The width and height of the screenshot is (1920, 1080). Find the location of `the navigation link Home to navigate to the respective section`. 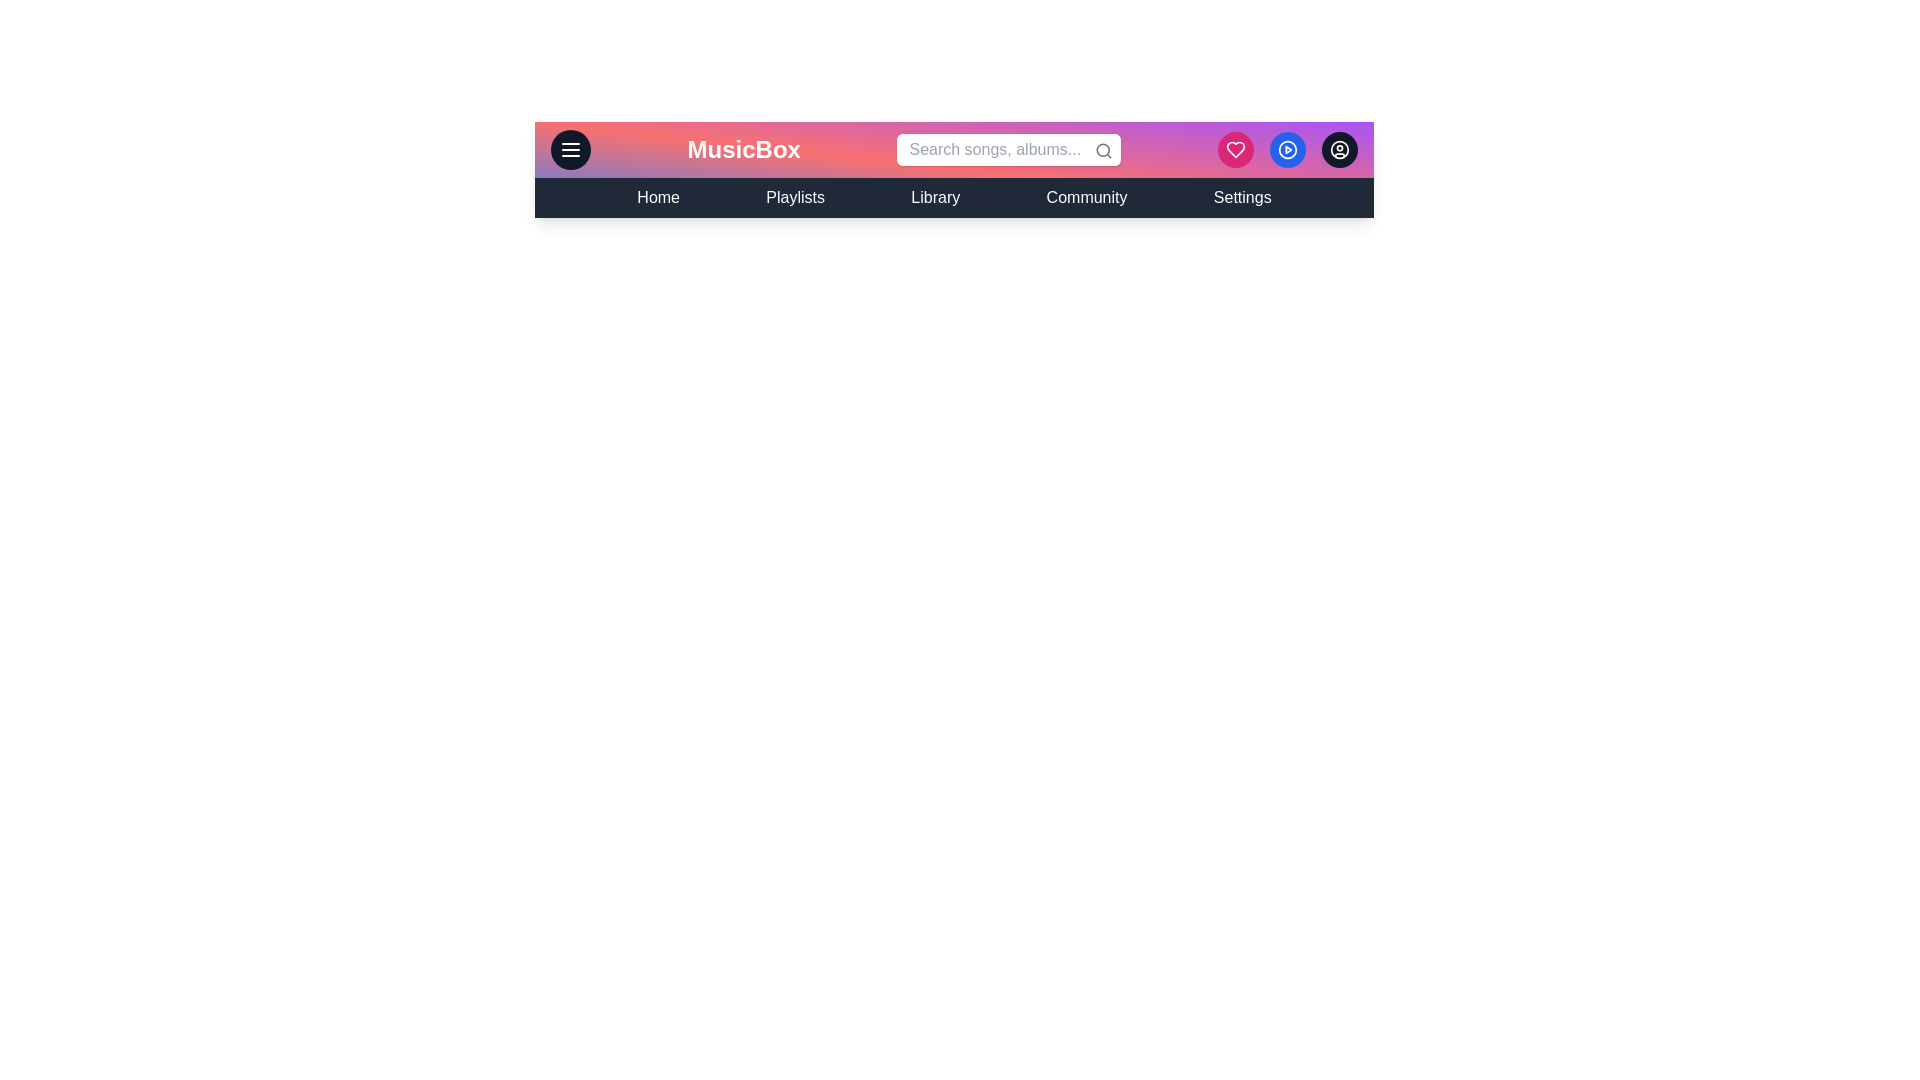

the navigation link Home to navigate to the respective section is located at coordinates (658, 197).